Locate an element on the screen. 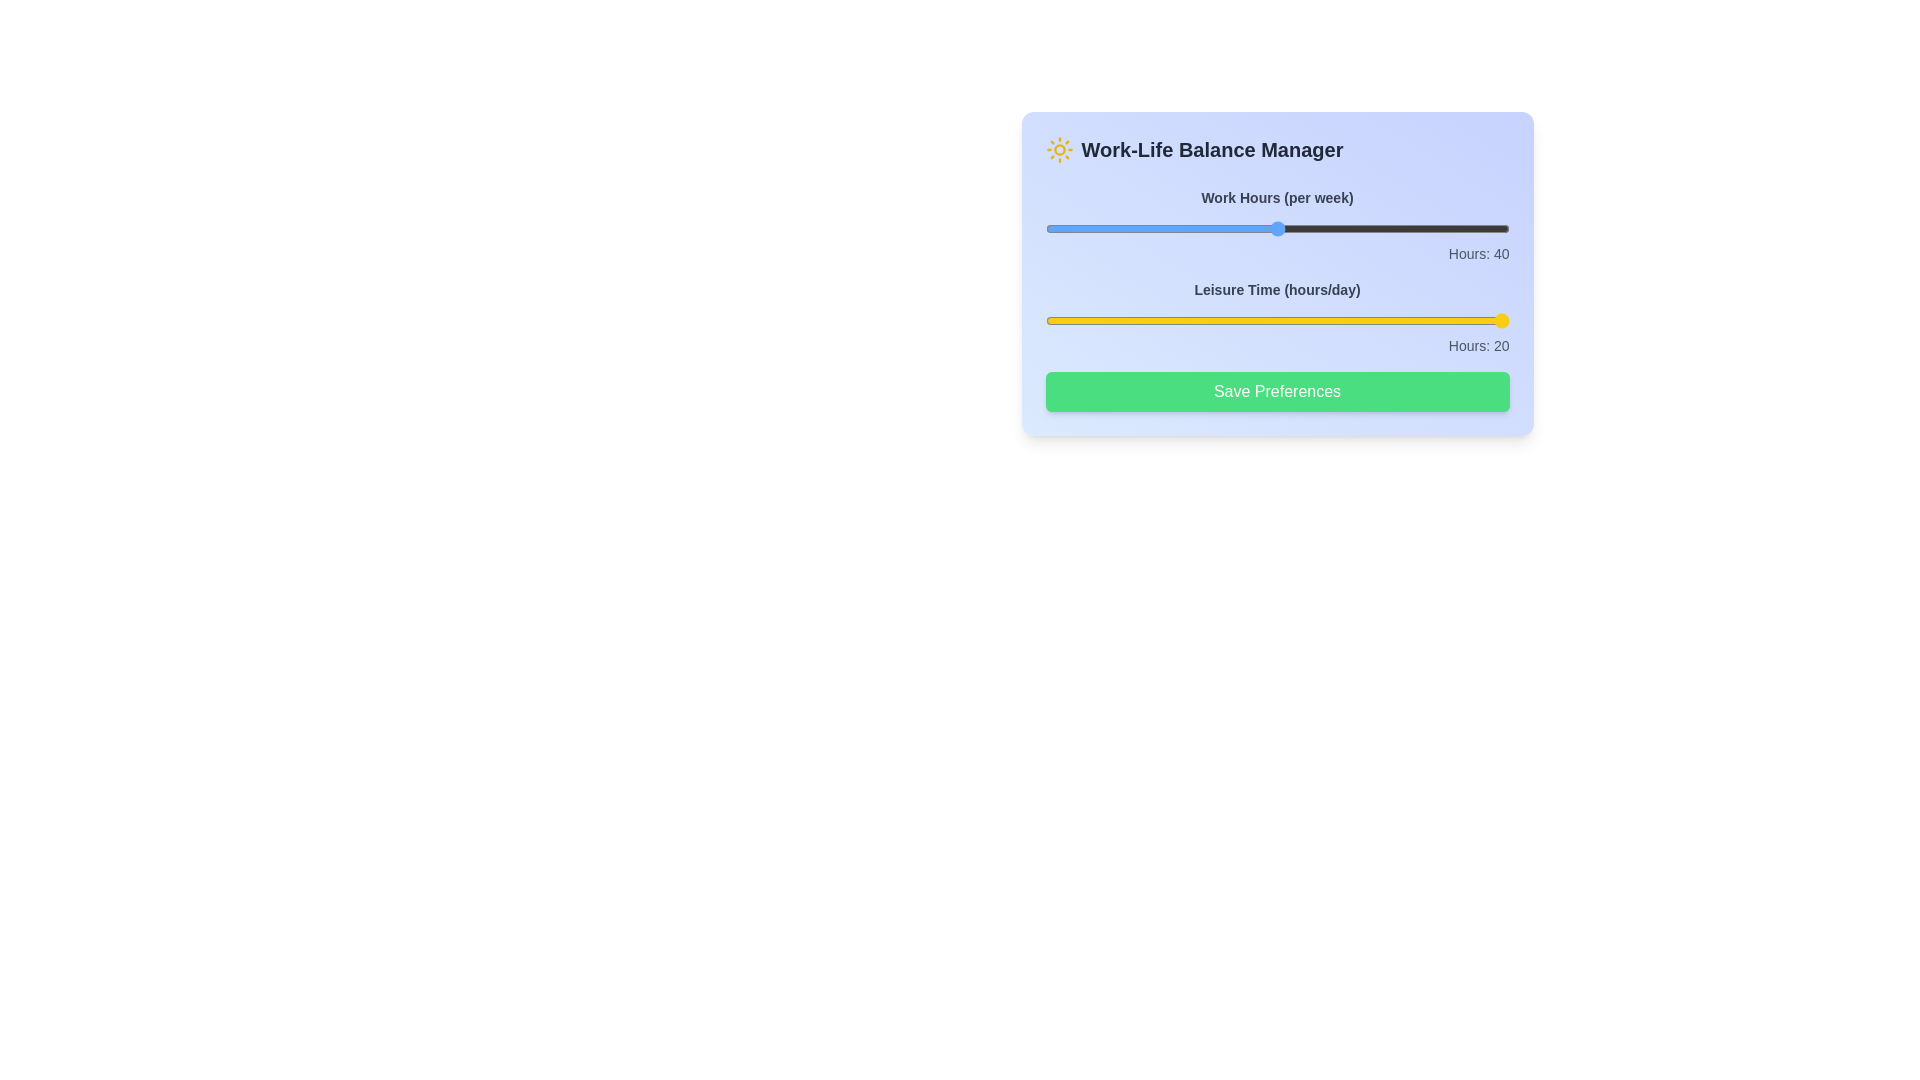 This screenshot has width=1920, height=1080. the 'Leisure Time' slider to set leisure hours to 9 is located at coordinates (1451, 319).